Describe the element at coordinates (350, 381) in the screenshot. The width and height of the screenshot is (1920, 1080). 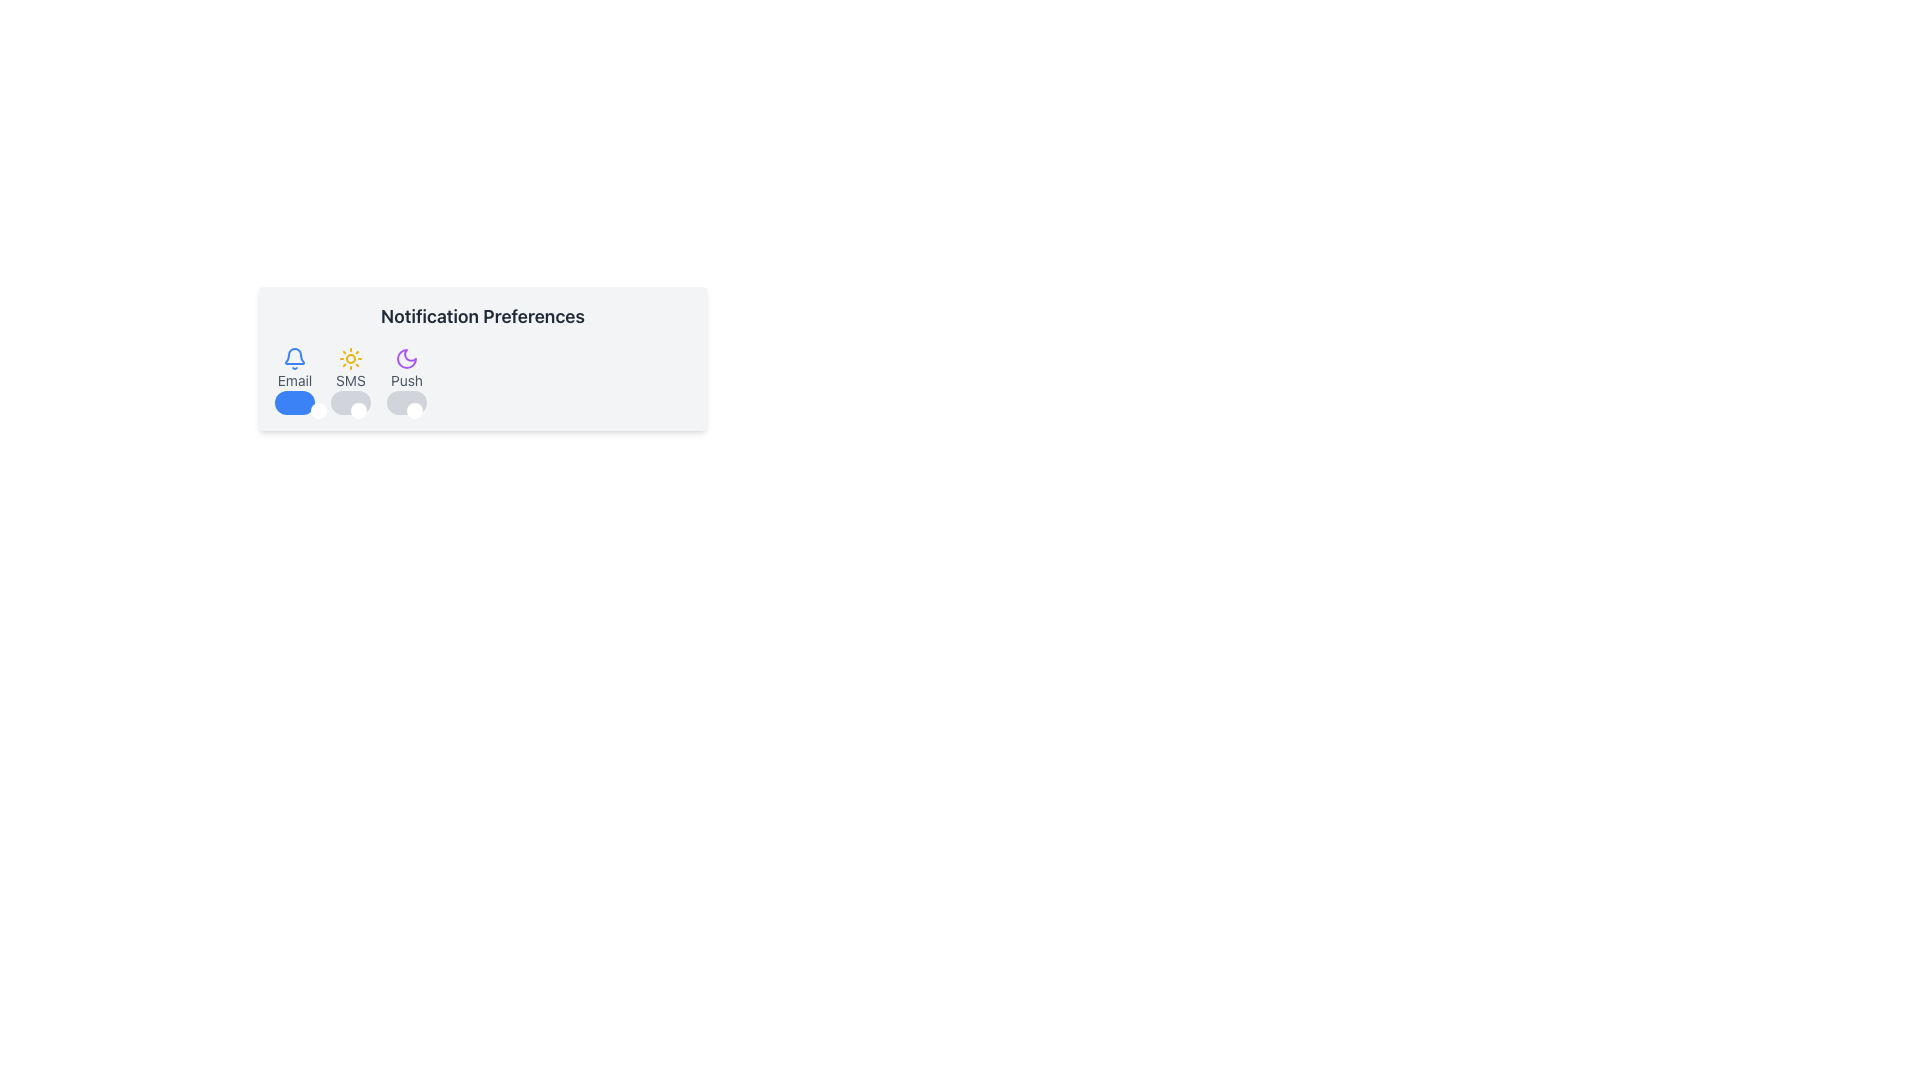
I see `the text label displaying 'SMS', which is styled in gray and located between a sun icon and a toggle switch in the notification preferences section` at that location.